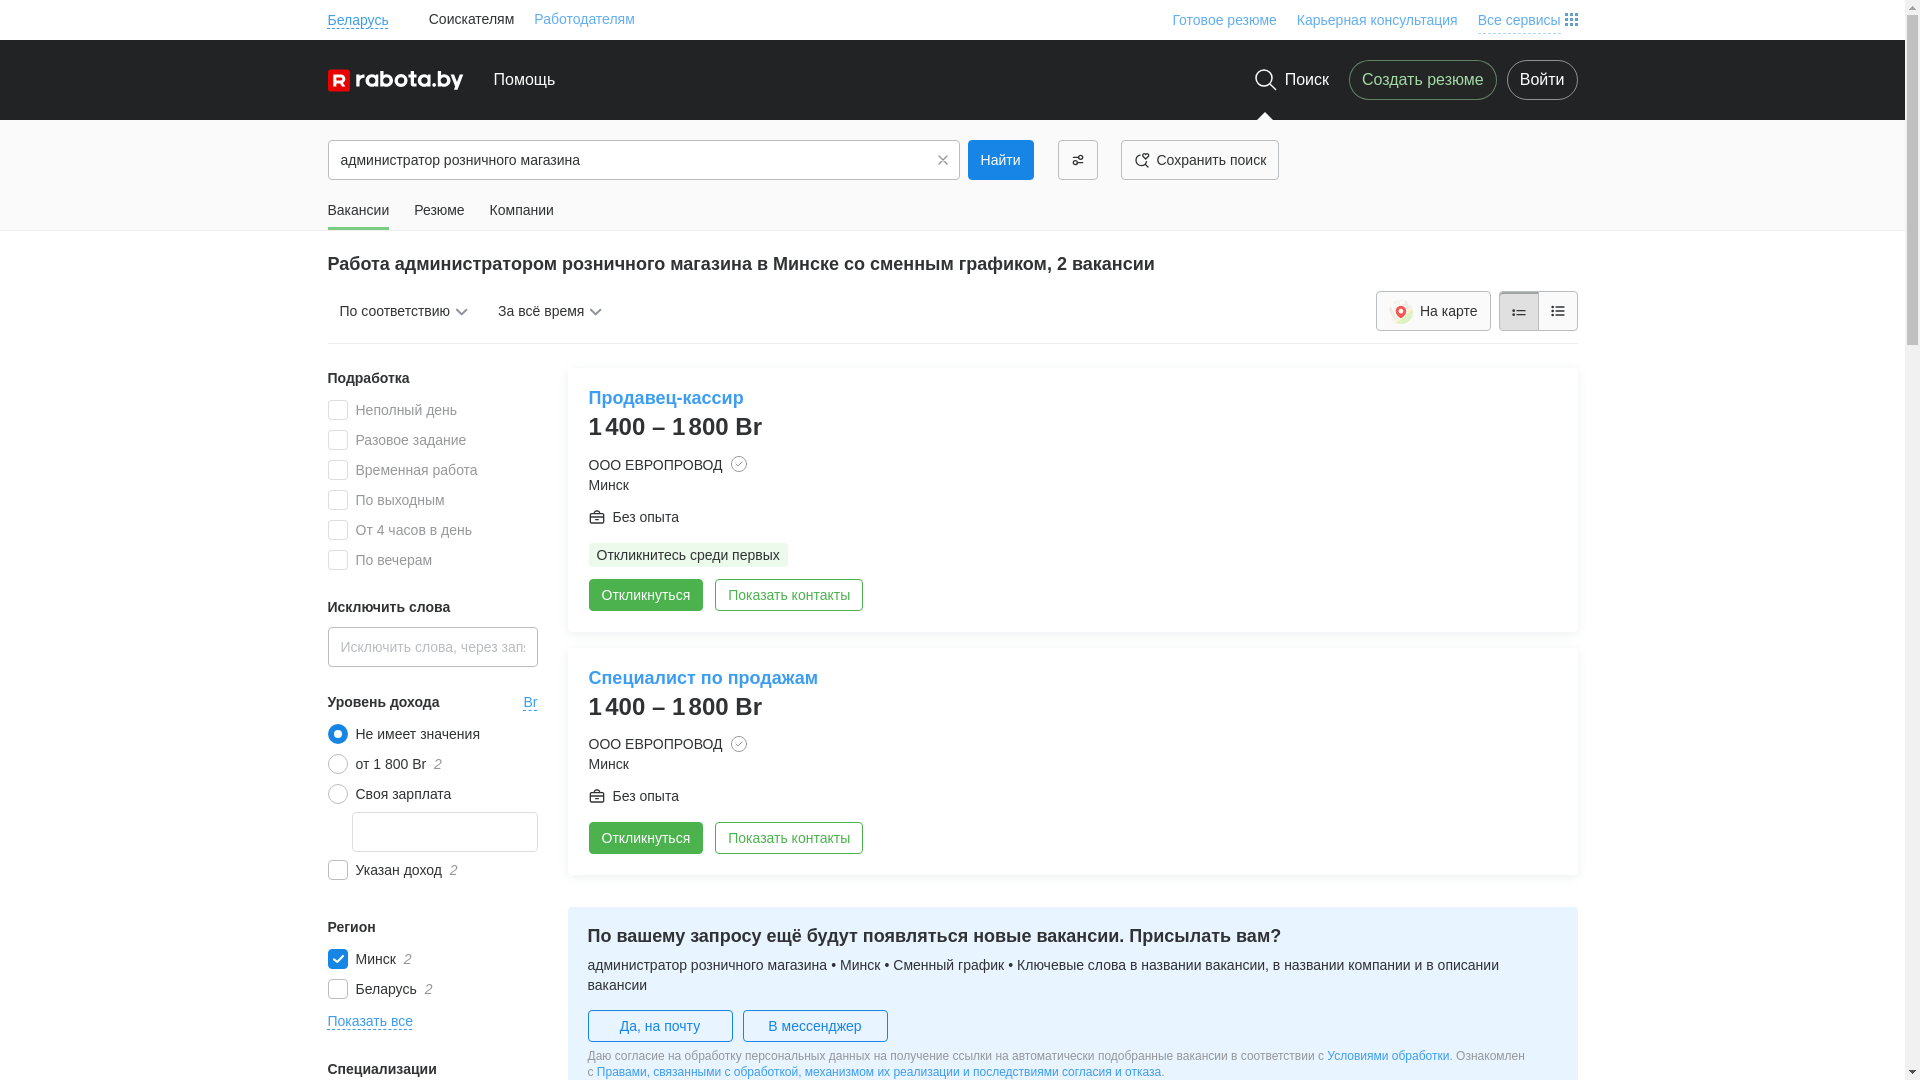 The height and width of the screenshot is (1080, 1920). What do you see at coordinates (925, 158) in the screenshot?
I see `'Clear'` at bounding box center [925, 158].